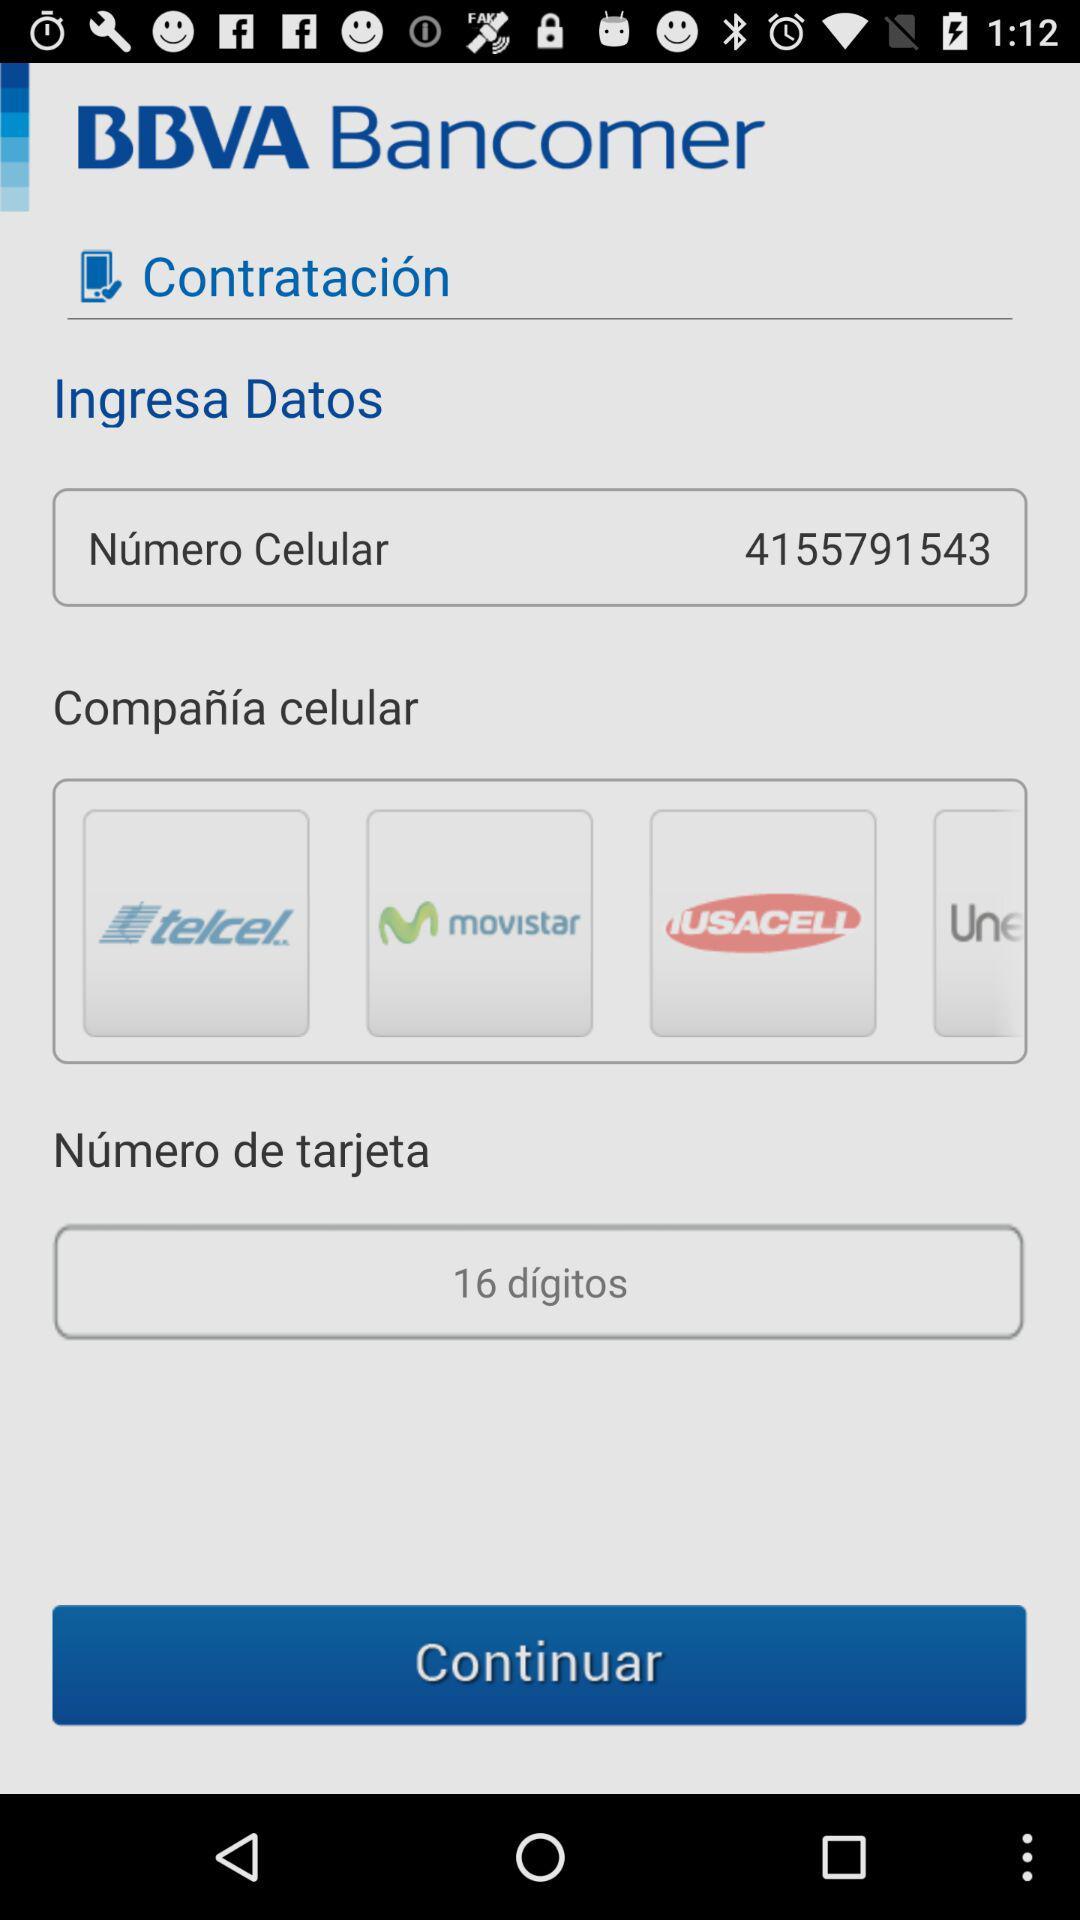 This screenshot has height=1920, width=1080. I want to click on card number, so click(540, 1281).